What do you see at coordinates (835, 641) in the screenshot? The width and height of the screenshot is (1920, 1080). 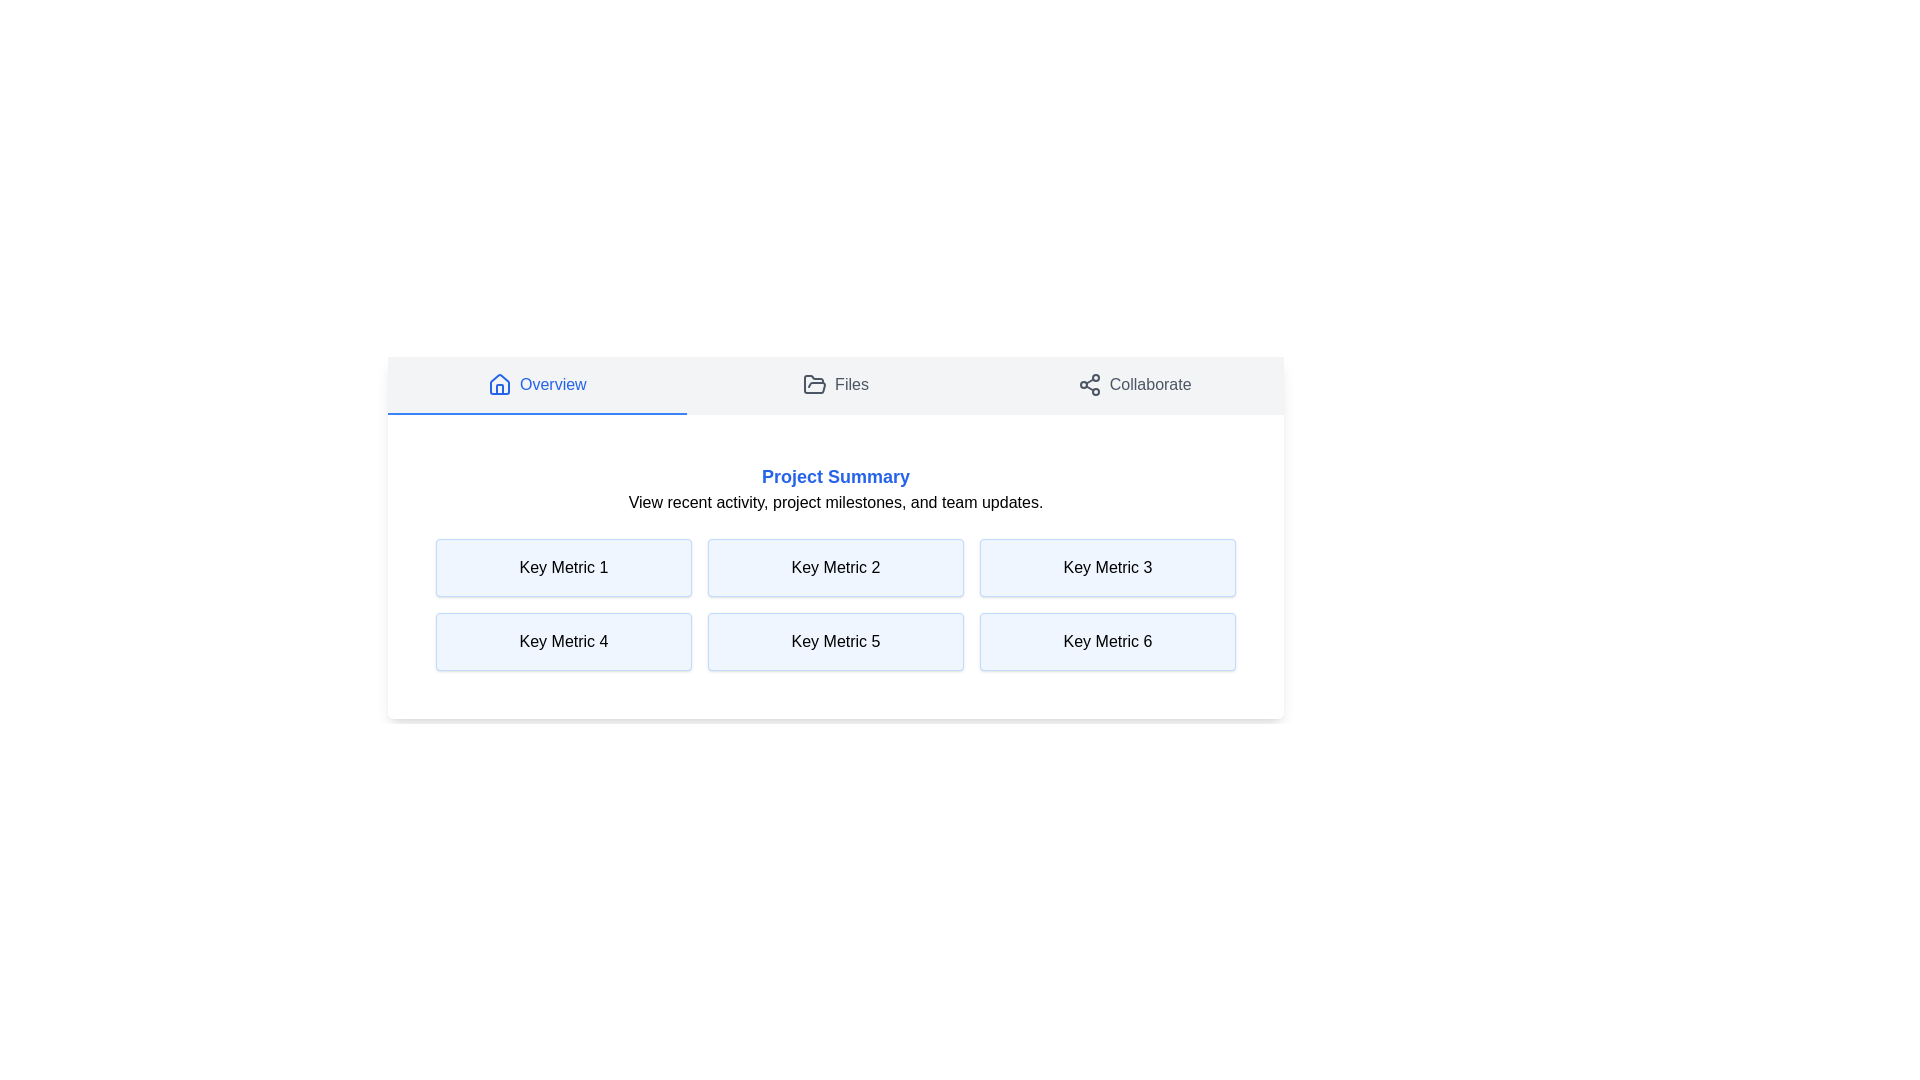 I see `the label located in the second row and second column of the 2x3 grid layout, which is directly below 'Key Metric 2' and to the left of 'Key Metric 6'` at bounding box center [835, 641].